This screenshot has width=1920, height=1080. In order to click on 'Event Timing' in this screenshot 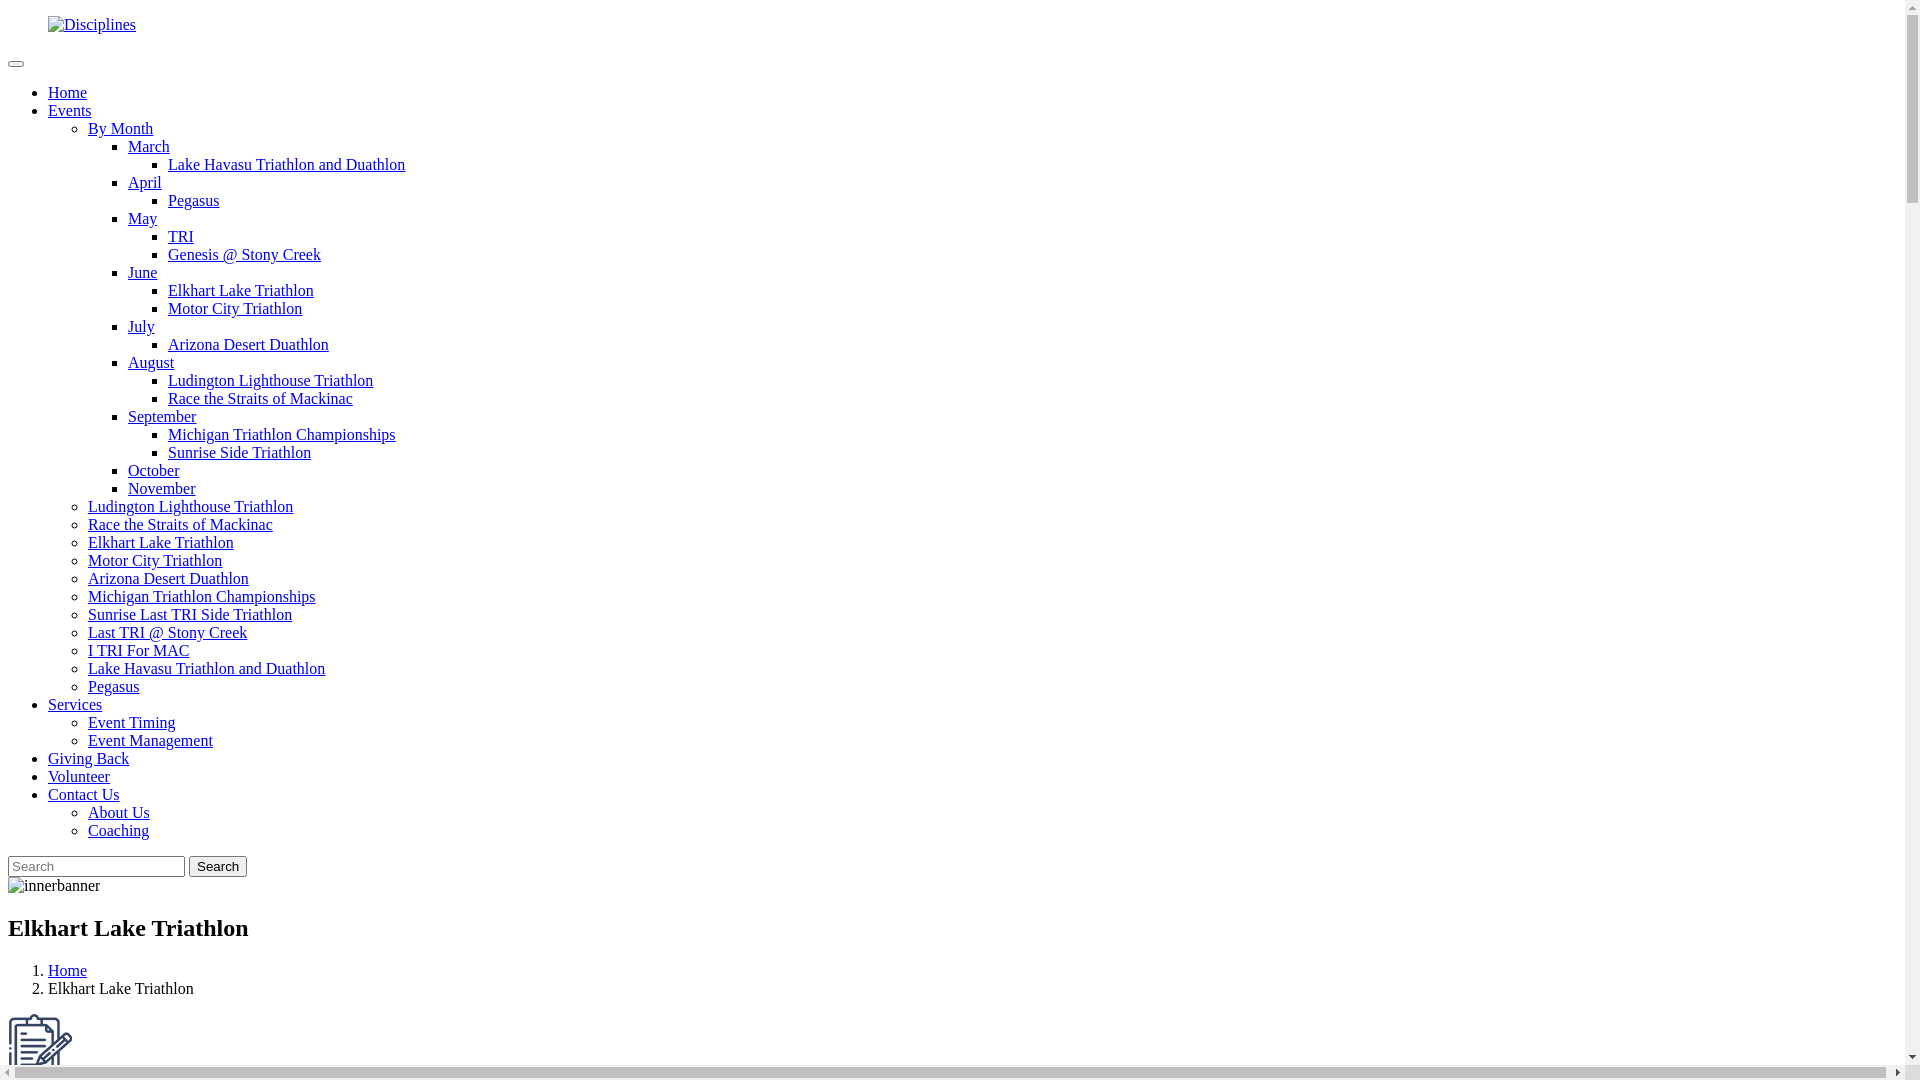, I will do `click(130, 722)`.